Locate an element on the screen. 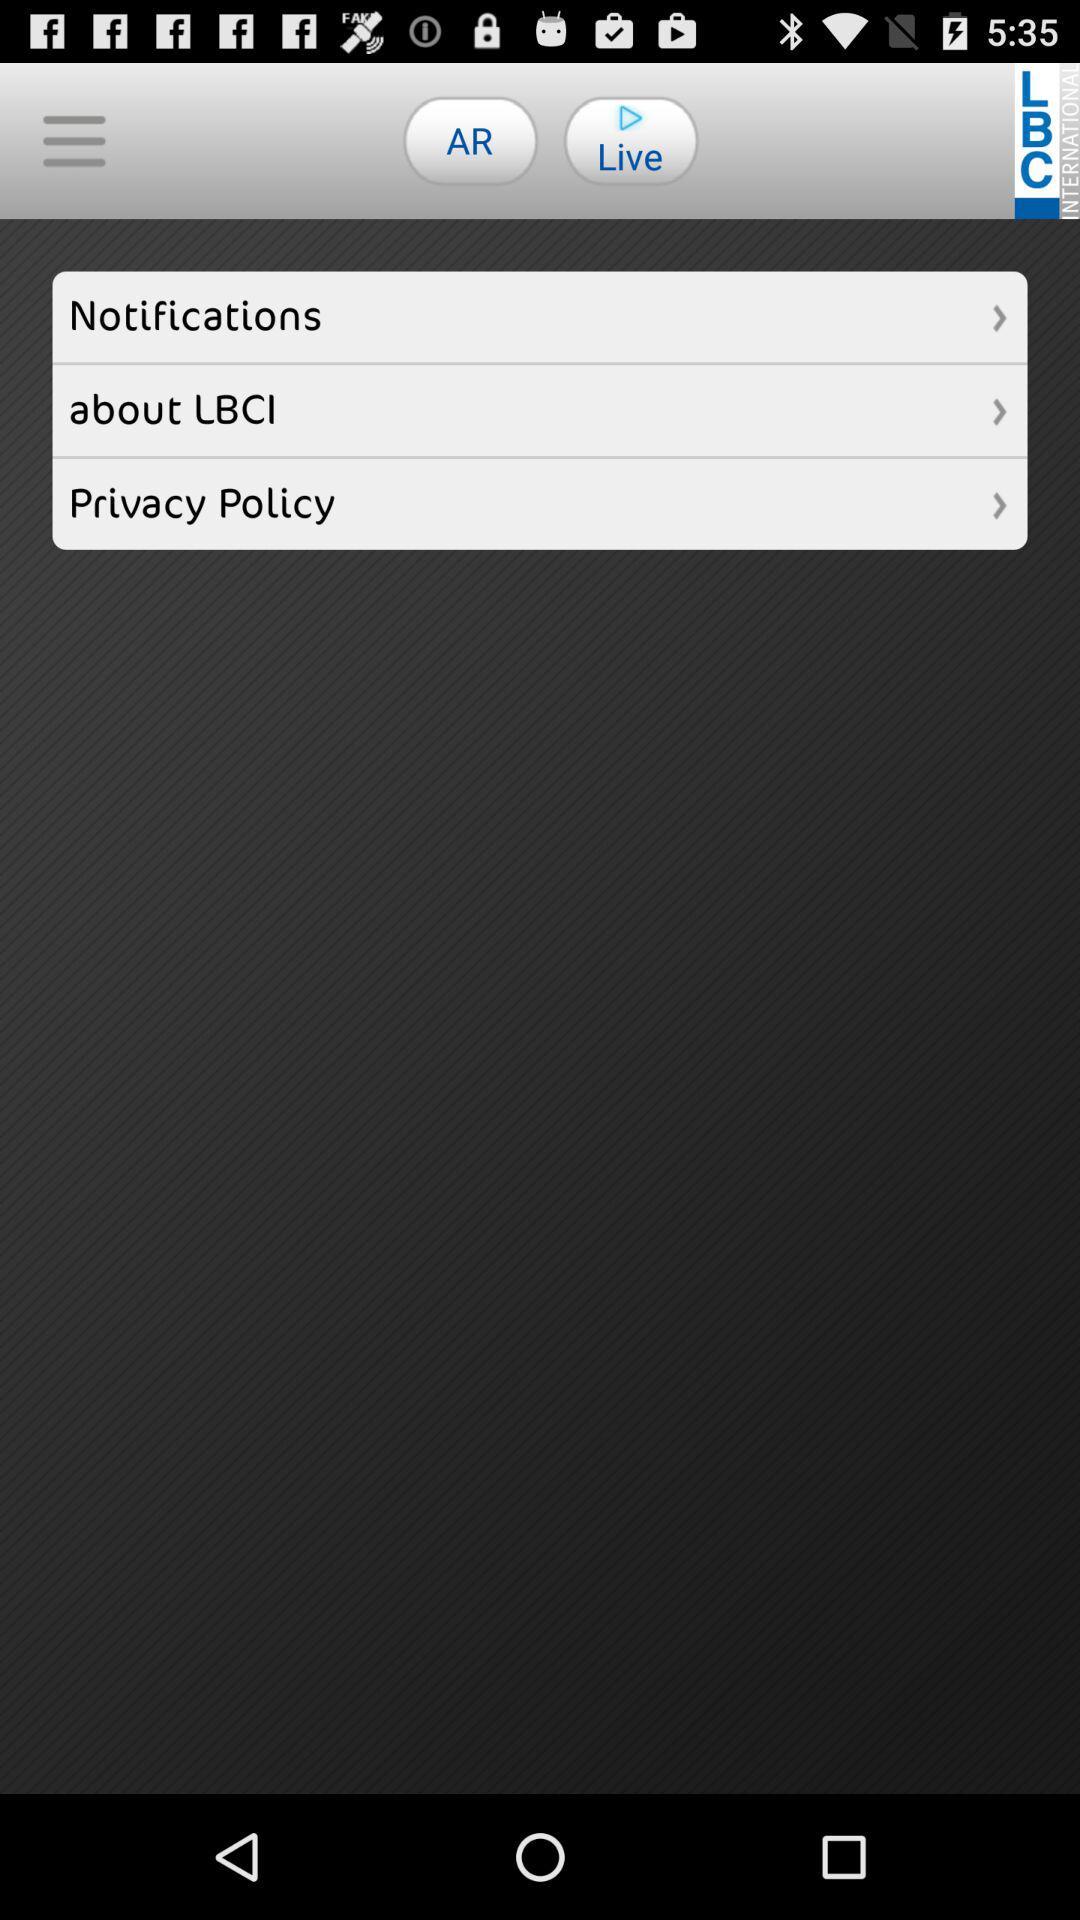 The height and width of the screenshot is (1920, 1080). the privacy policy button is located at coordinates (540, 504).